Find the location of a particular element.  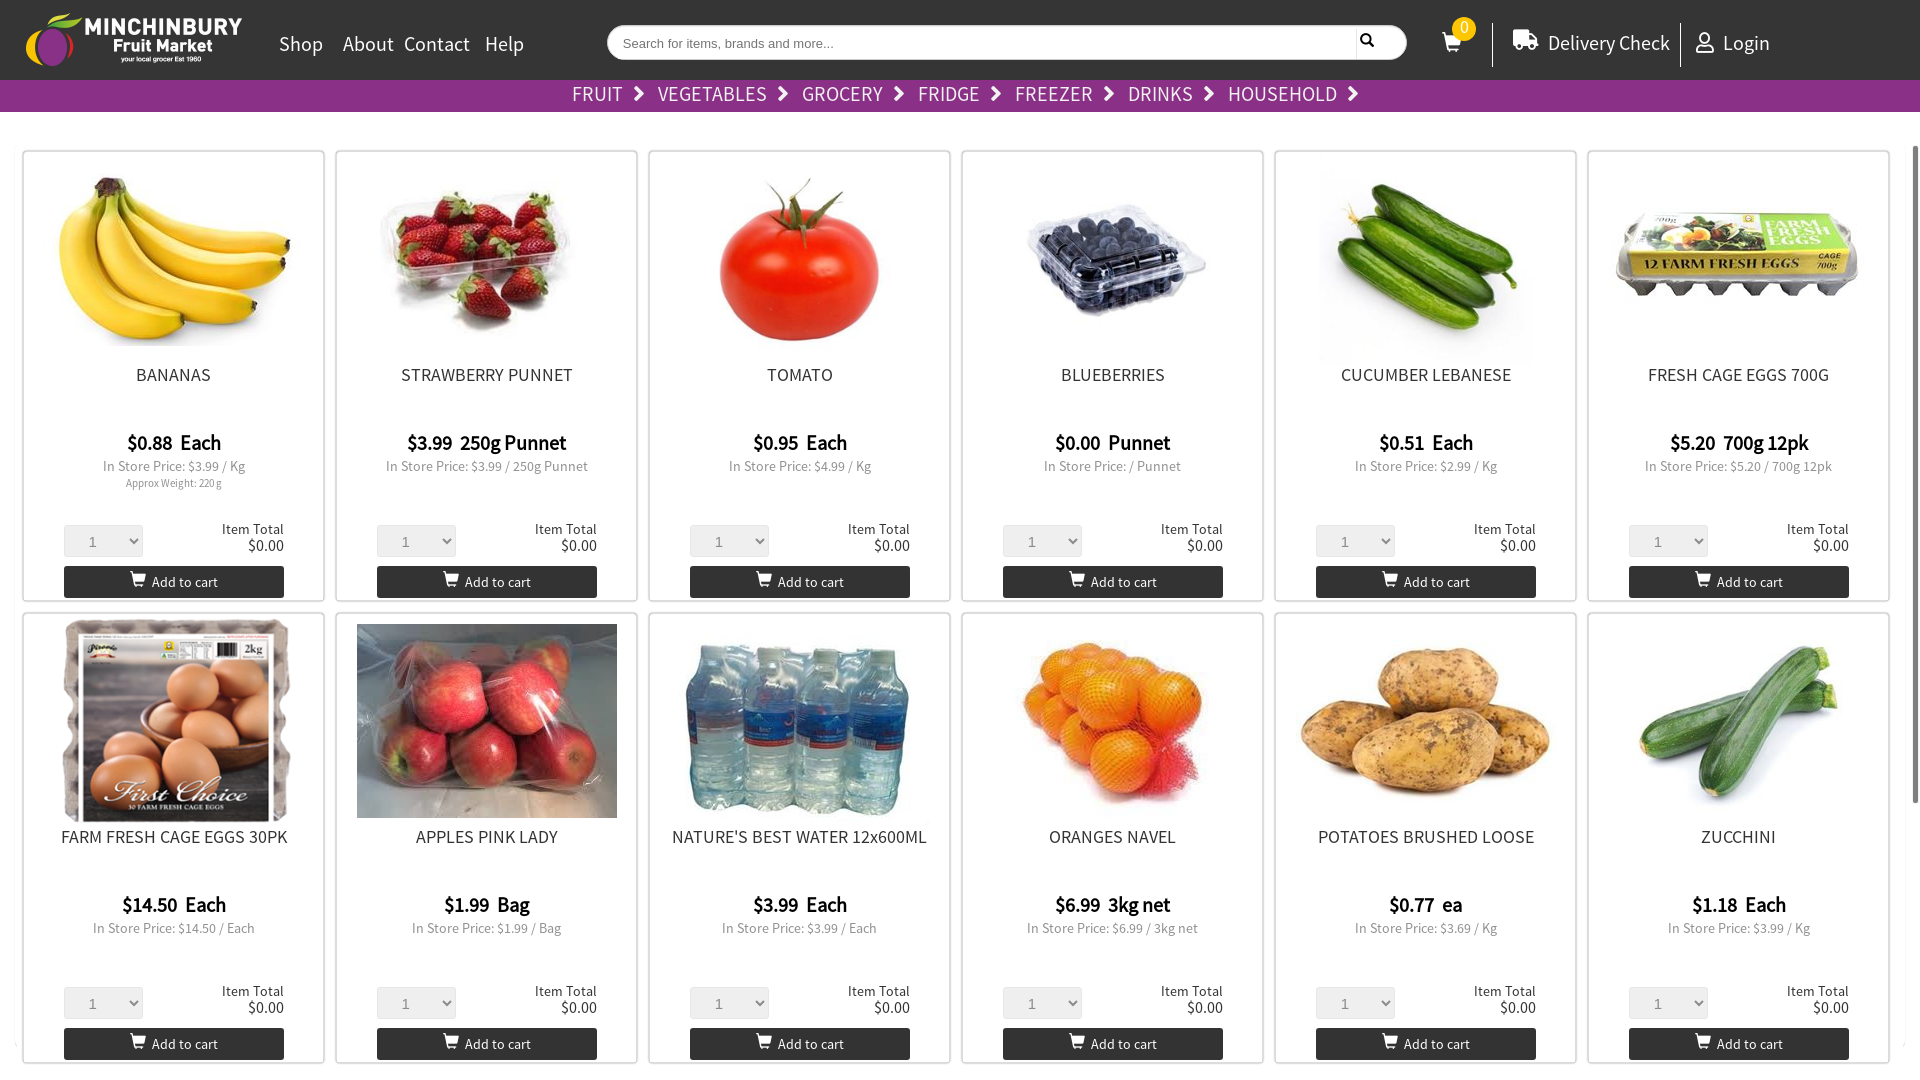

'Show details for CUCUMBER LEBANESE' is located at coordinates (1424, 257).